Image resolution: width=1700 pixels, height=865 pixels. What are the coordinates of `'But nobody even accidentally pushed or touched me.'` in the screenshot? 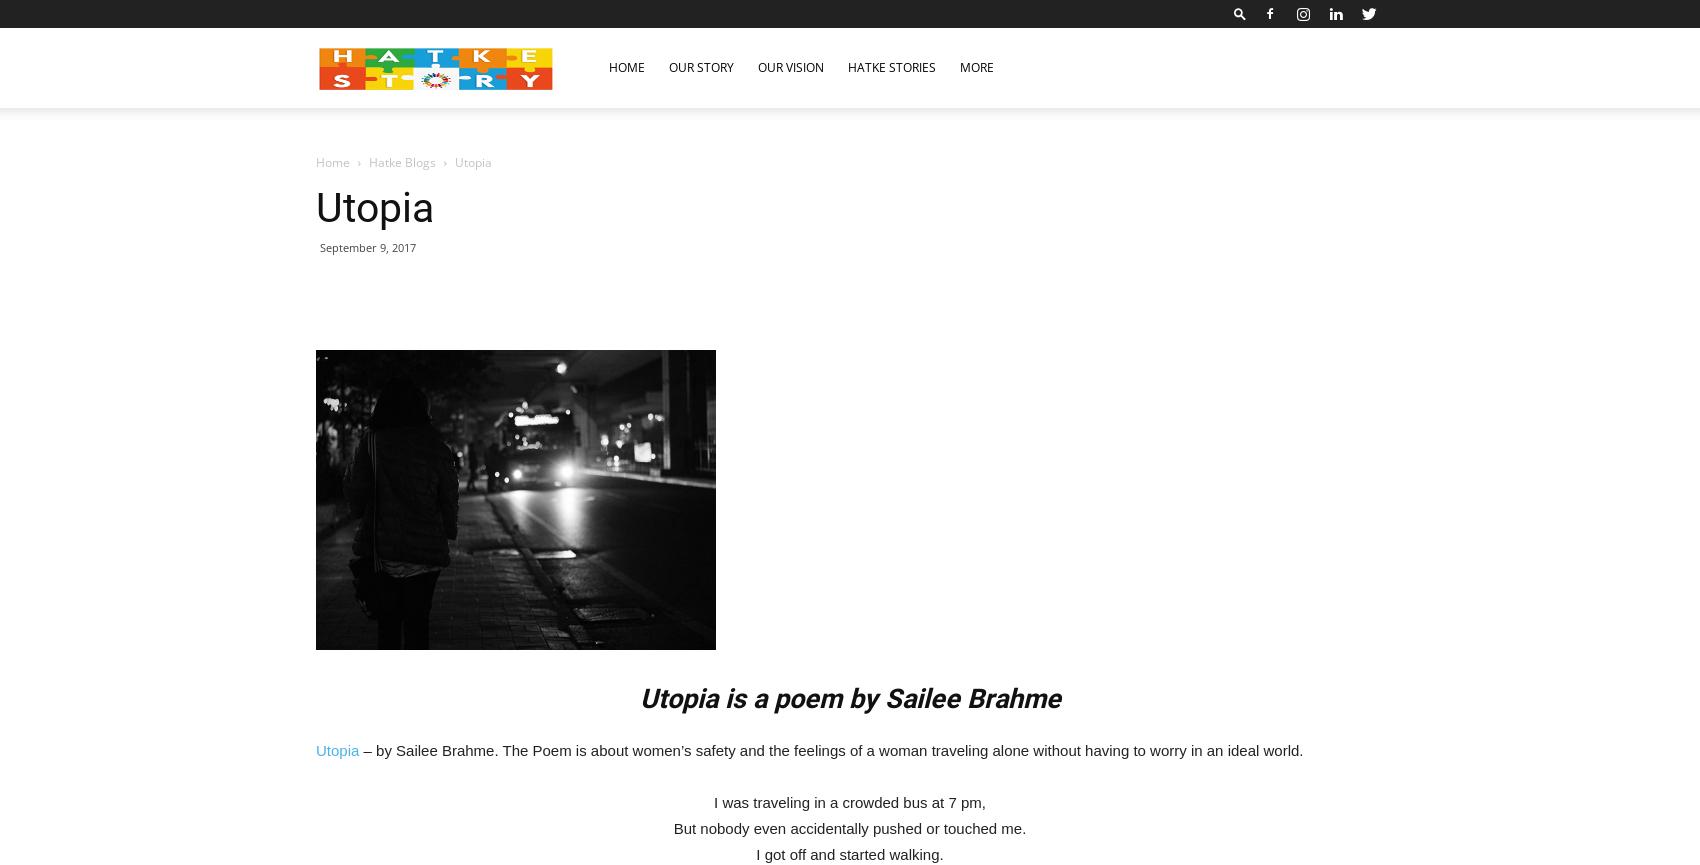 It's located at (673, 827).